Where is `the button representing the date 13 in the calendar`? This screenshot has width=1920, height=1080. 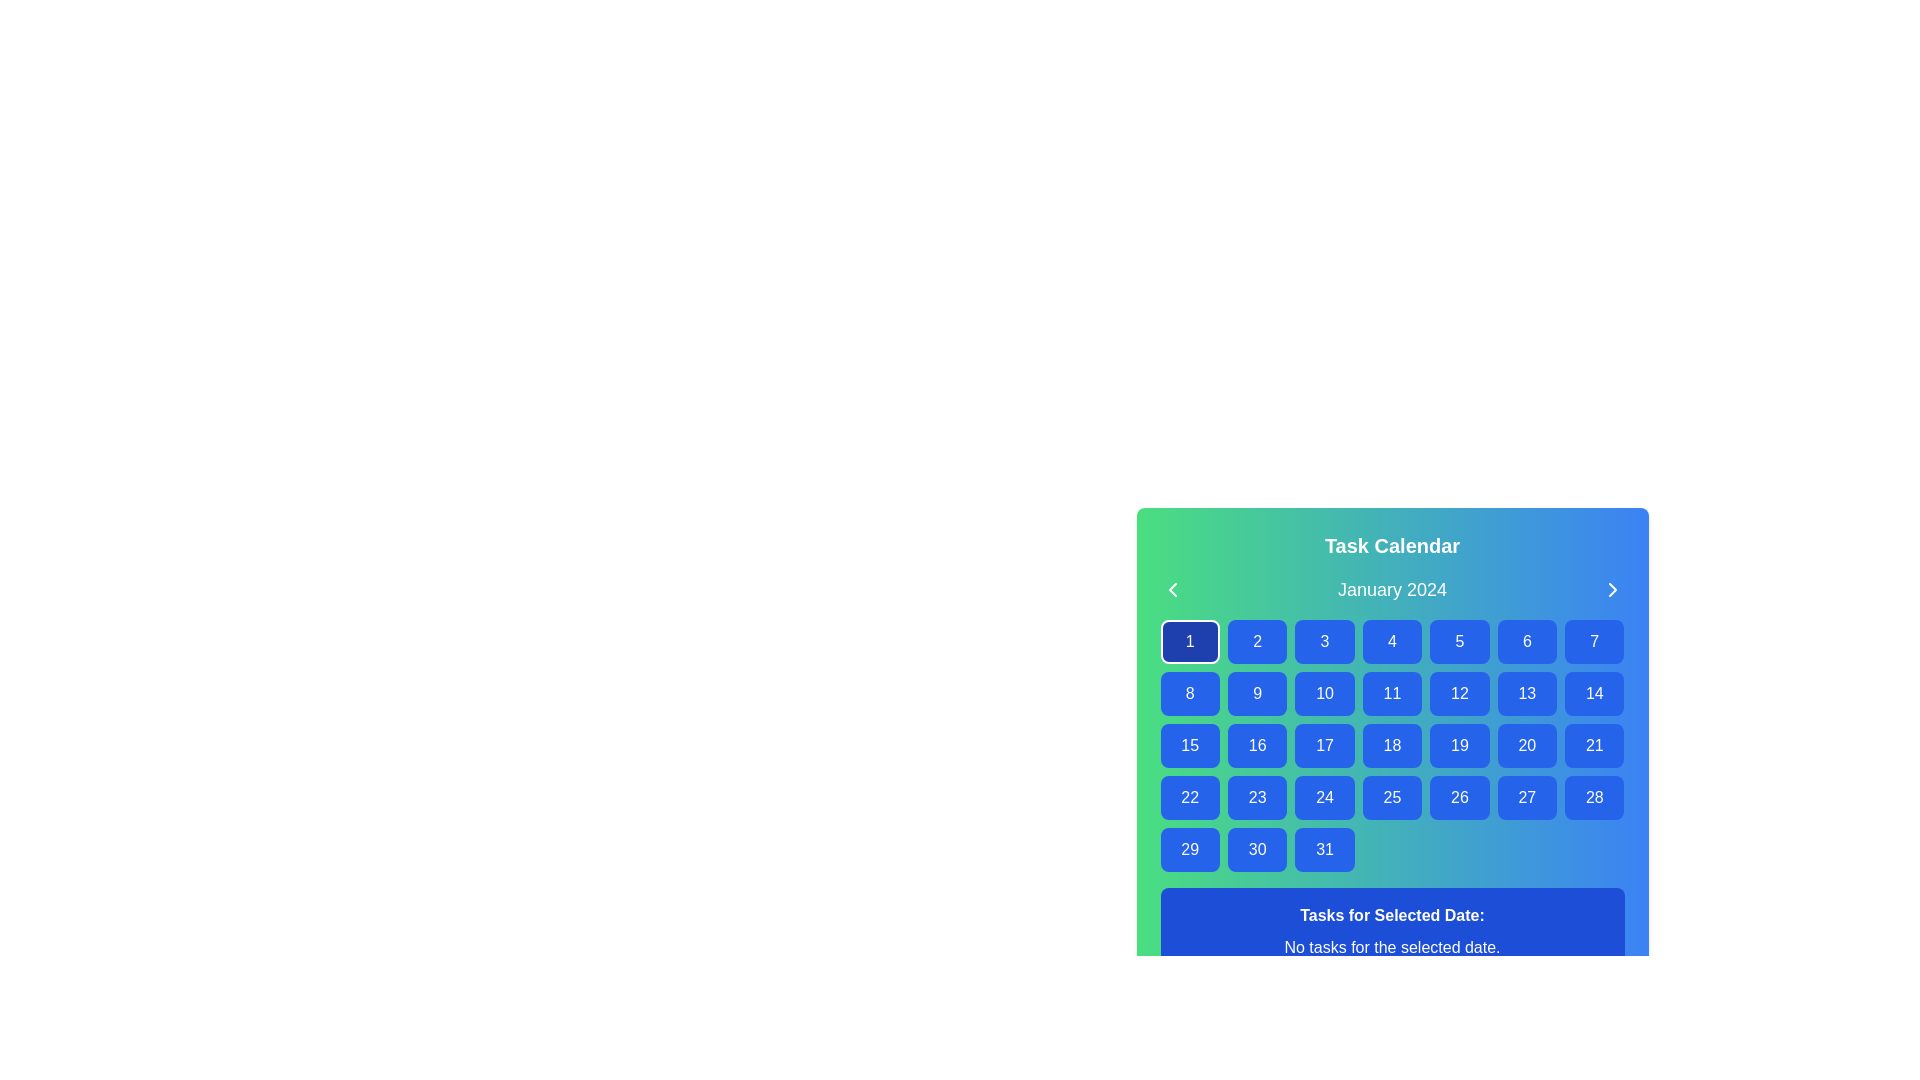
the button representing the date 13 in the calendar is located at coordinates (1526, 693).